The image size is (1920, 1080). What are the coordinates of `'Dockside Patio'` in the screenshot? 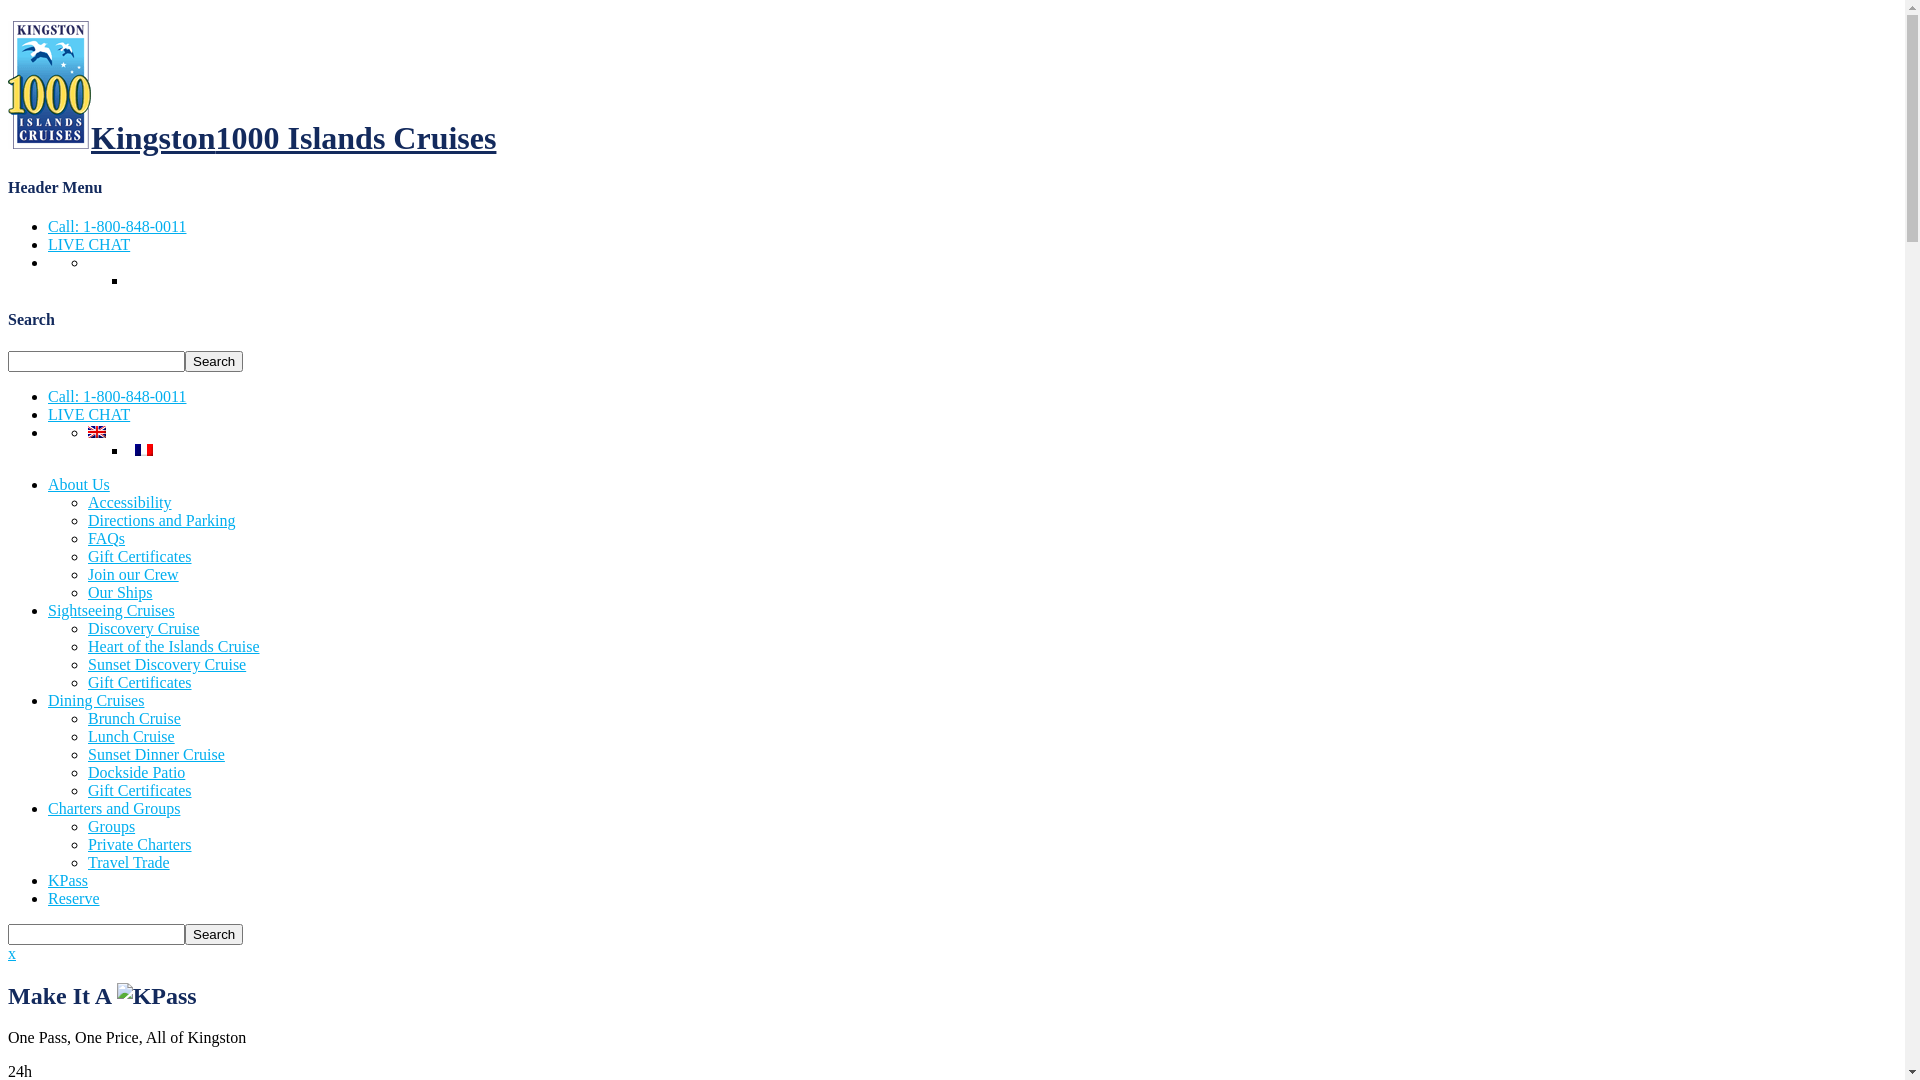 It's located at (135, 771).